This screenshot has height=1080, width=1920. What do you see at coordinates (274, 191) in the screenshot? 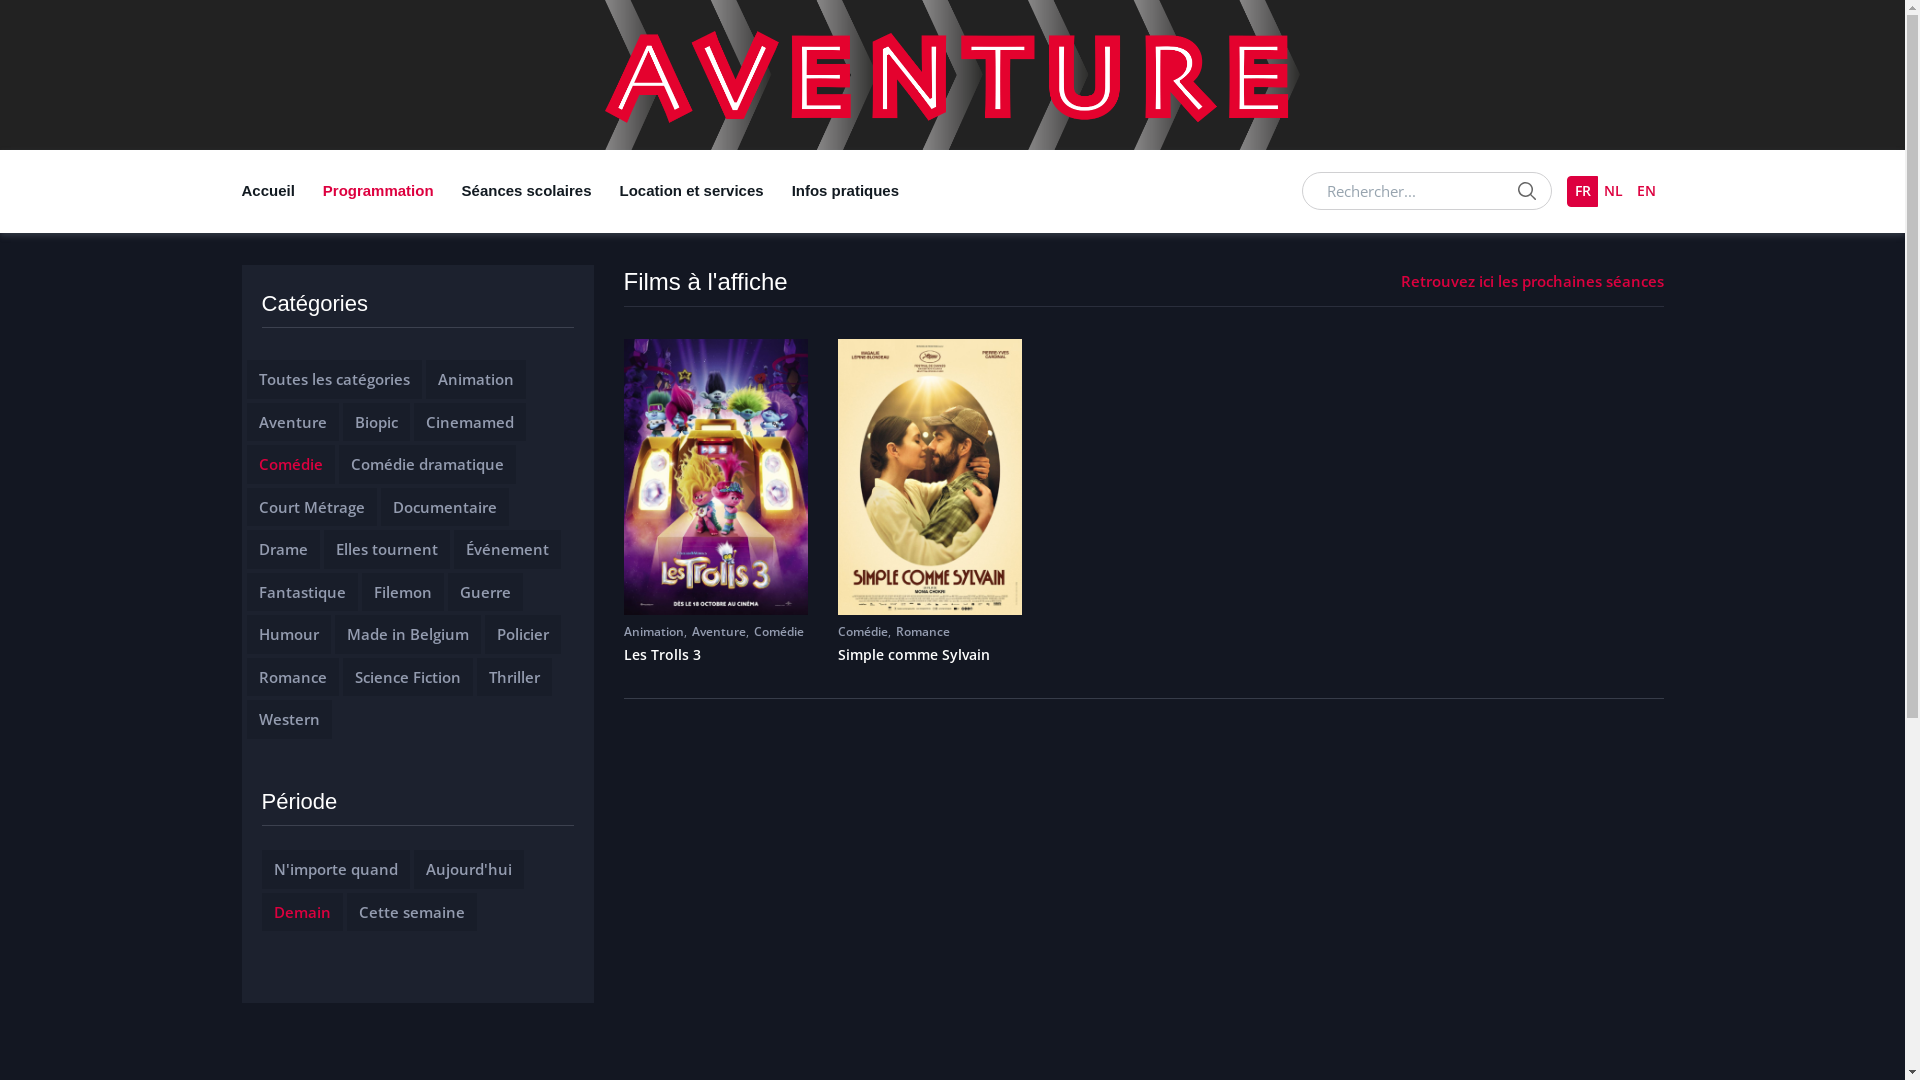
I see `'Accueil'` at bounding box center [274, 191].